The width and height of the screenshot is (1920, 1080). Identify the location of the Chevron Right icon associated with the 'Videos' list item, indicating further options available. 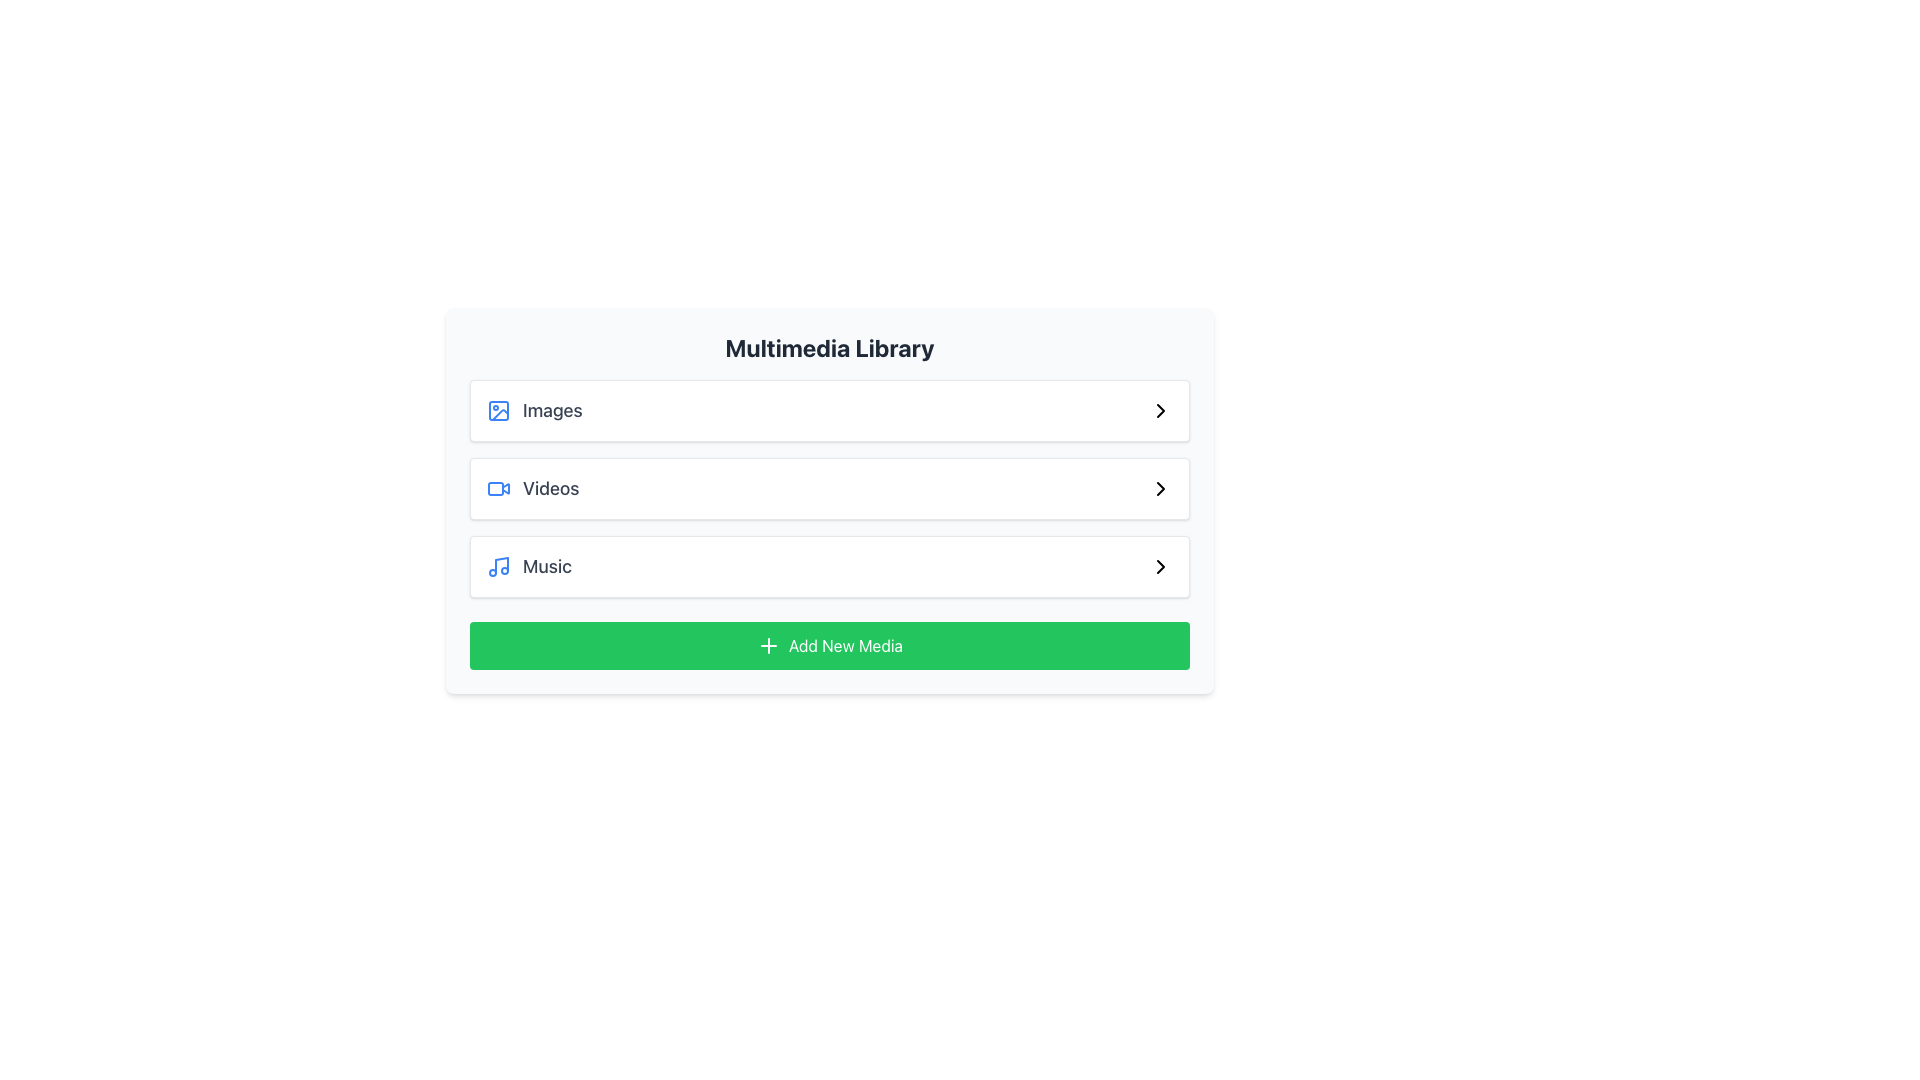
(1161, 489).